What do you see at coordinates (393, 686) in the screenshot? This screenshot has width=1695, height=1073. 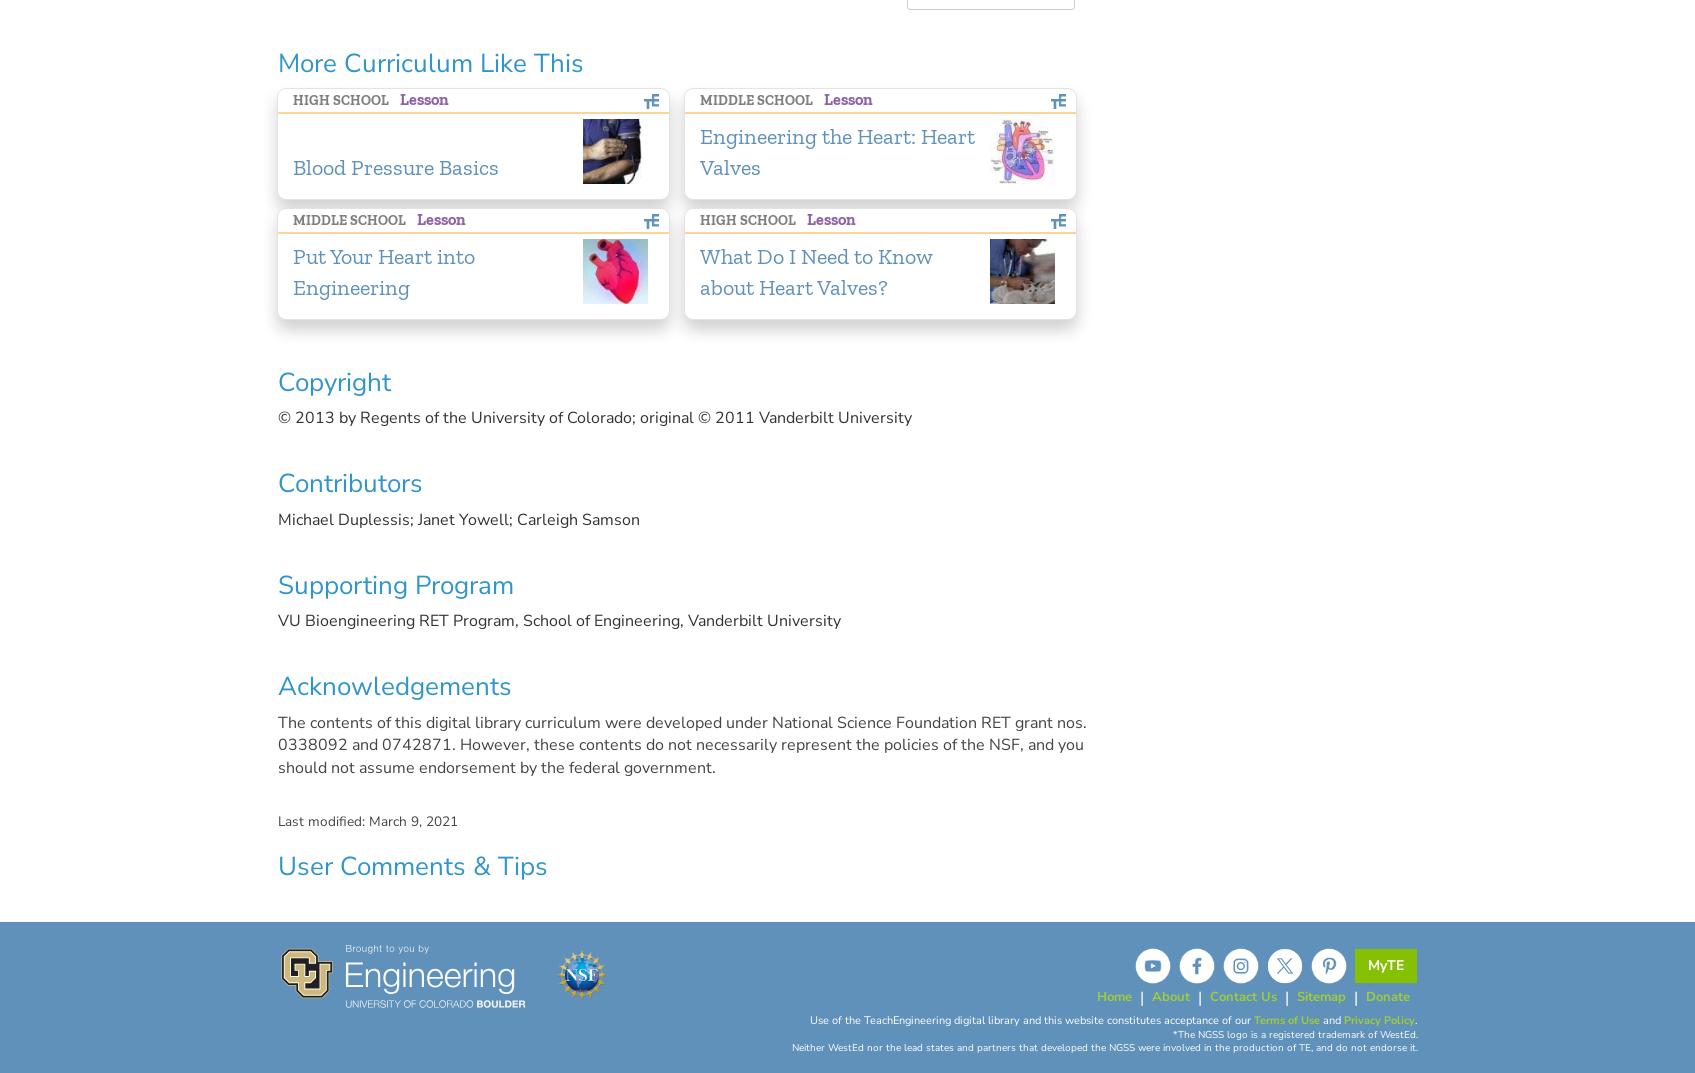 I see `'Acknowledgements'` at bounding box center [393, 686].